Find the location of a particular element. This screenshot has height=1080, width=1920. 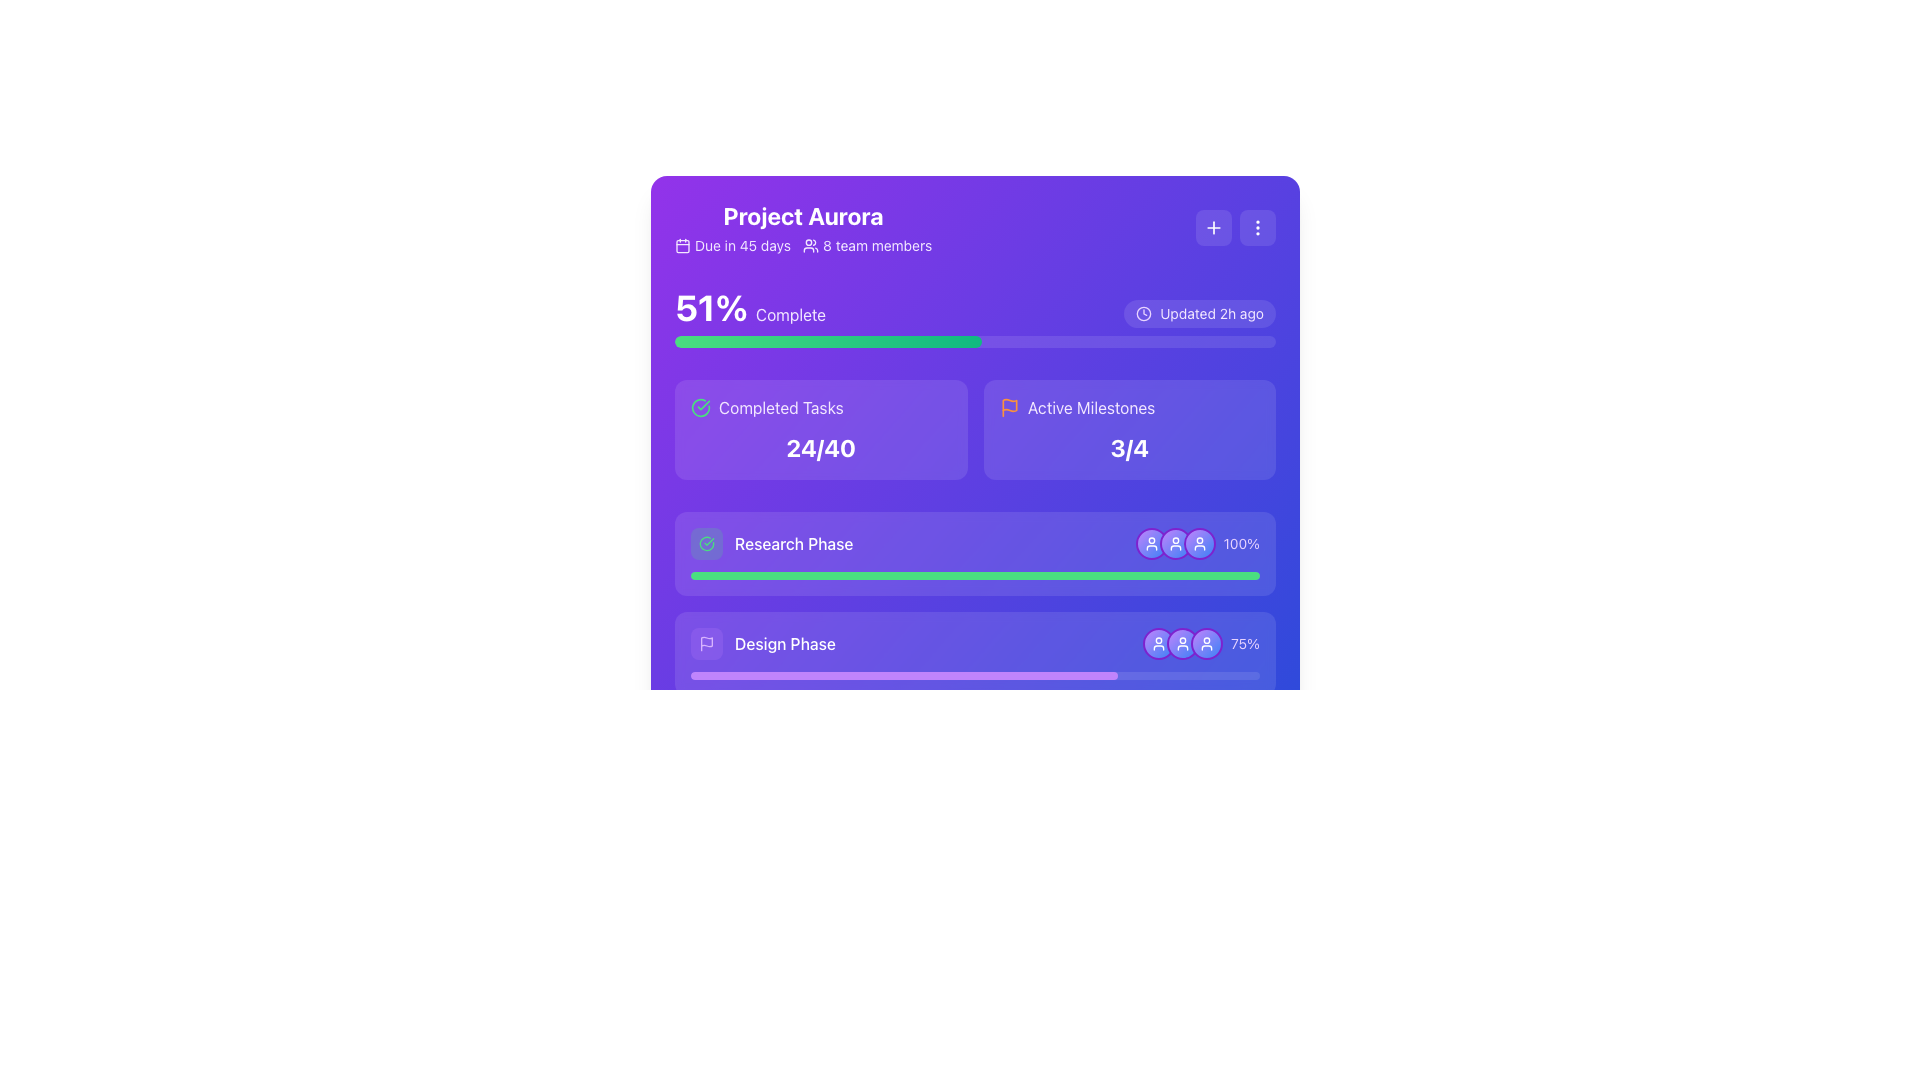

the rectangular graphical component with rounded corners within the calendar icon, located adjacent to the 'Due in 45 days' text is located at coordinates (682, 245).